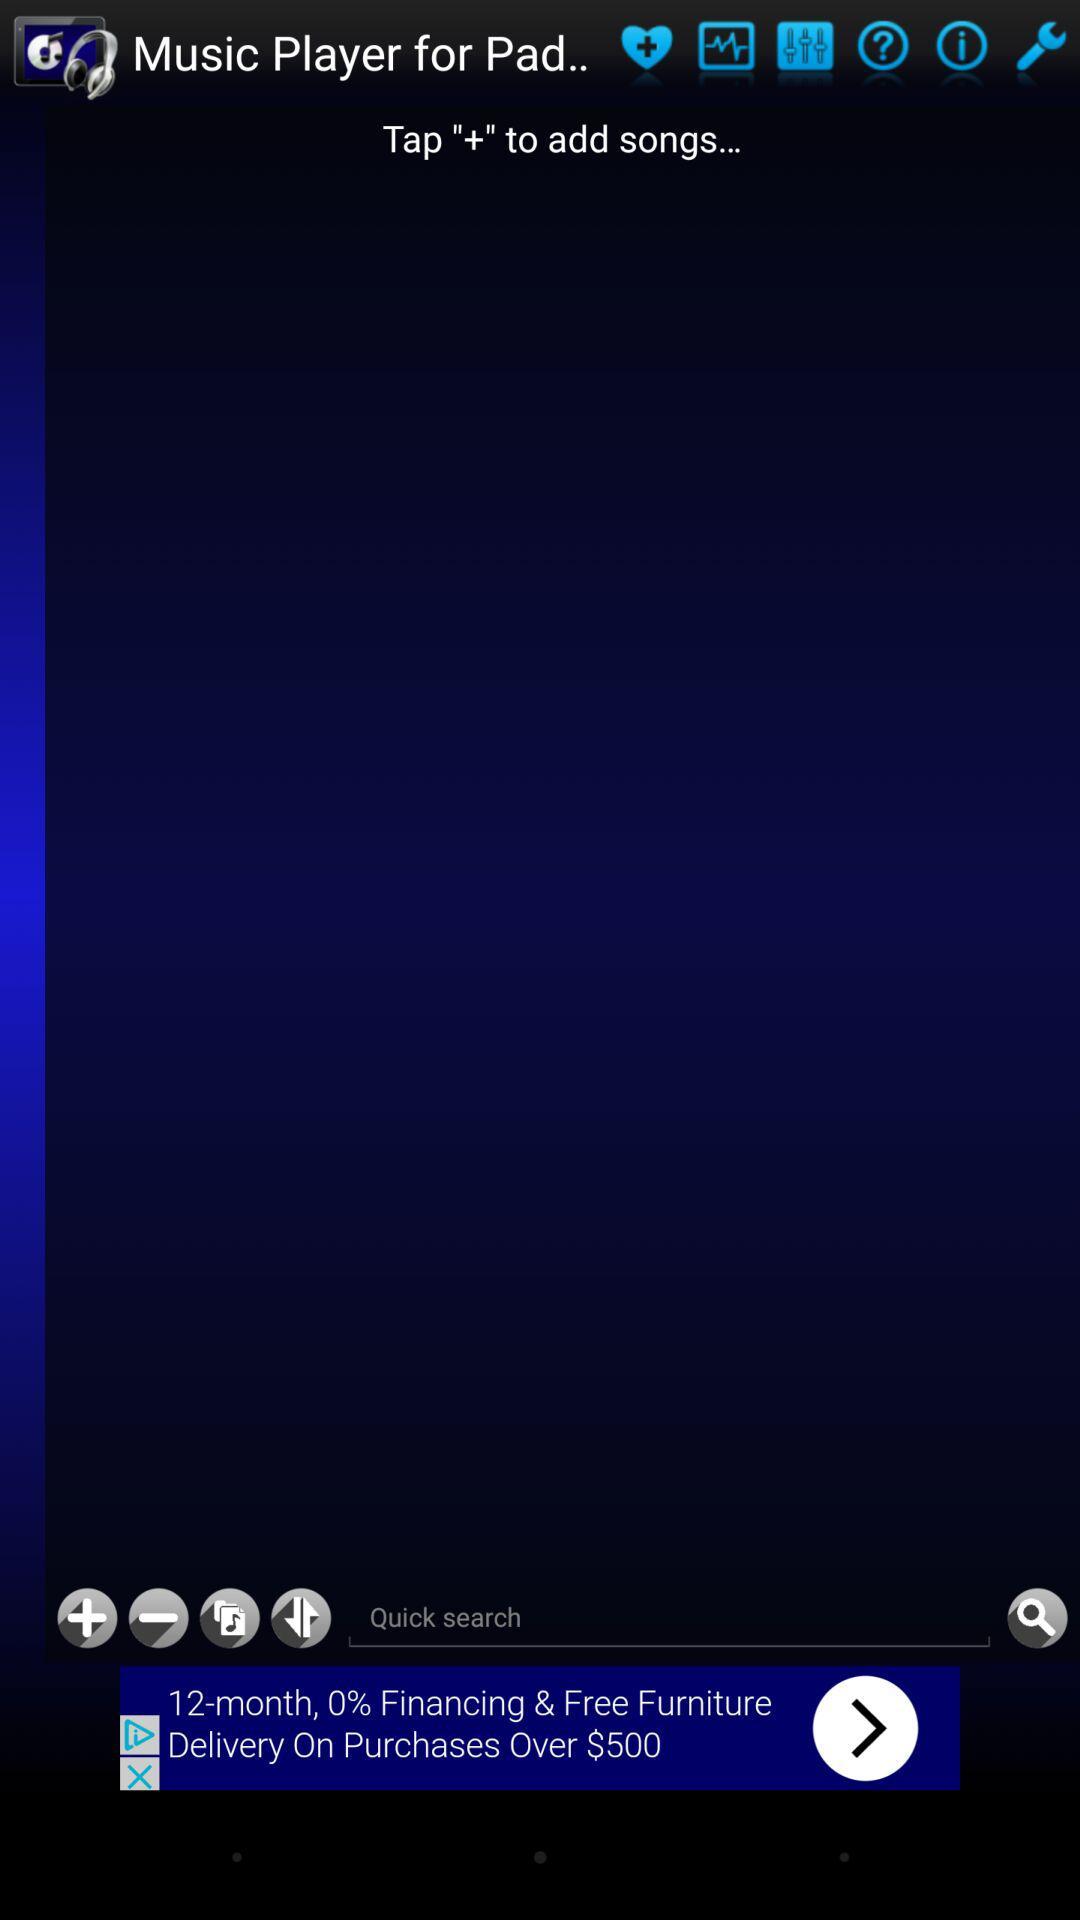  Describe the element at coordinates (646, 55) in the screenshot. I see `the favorite icon` at that location.